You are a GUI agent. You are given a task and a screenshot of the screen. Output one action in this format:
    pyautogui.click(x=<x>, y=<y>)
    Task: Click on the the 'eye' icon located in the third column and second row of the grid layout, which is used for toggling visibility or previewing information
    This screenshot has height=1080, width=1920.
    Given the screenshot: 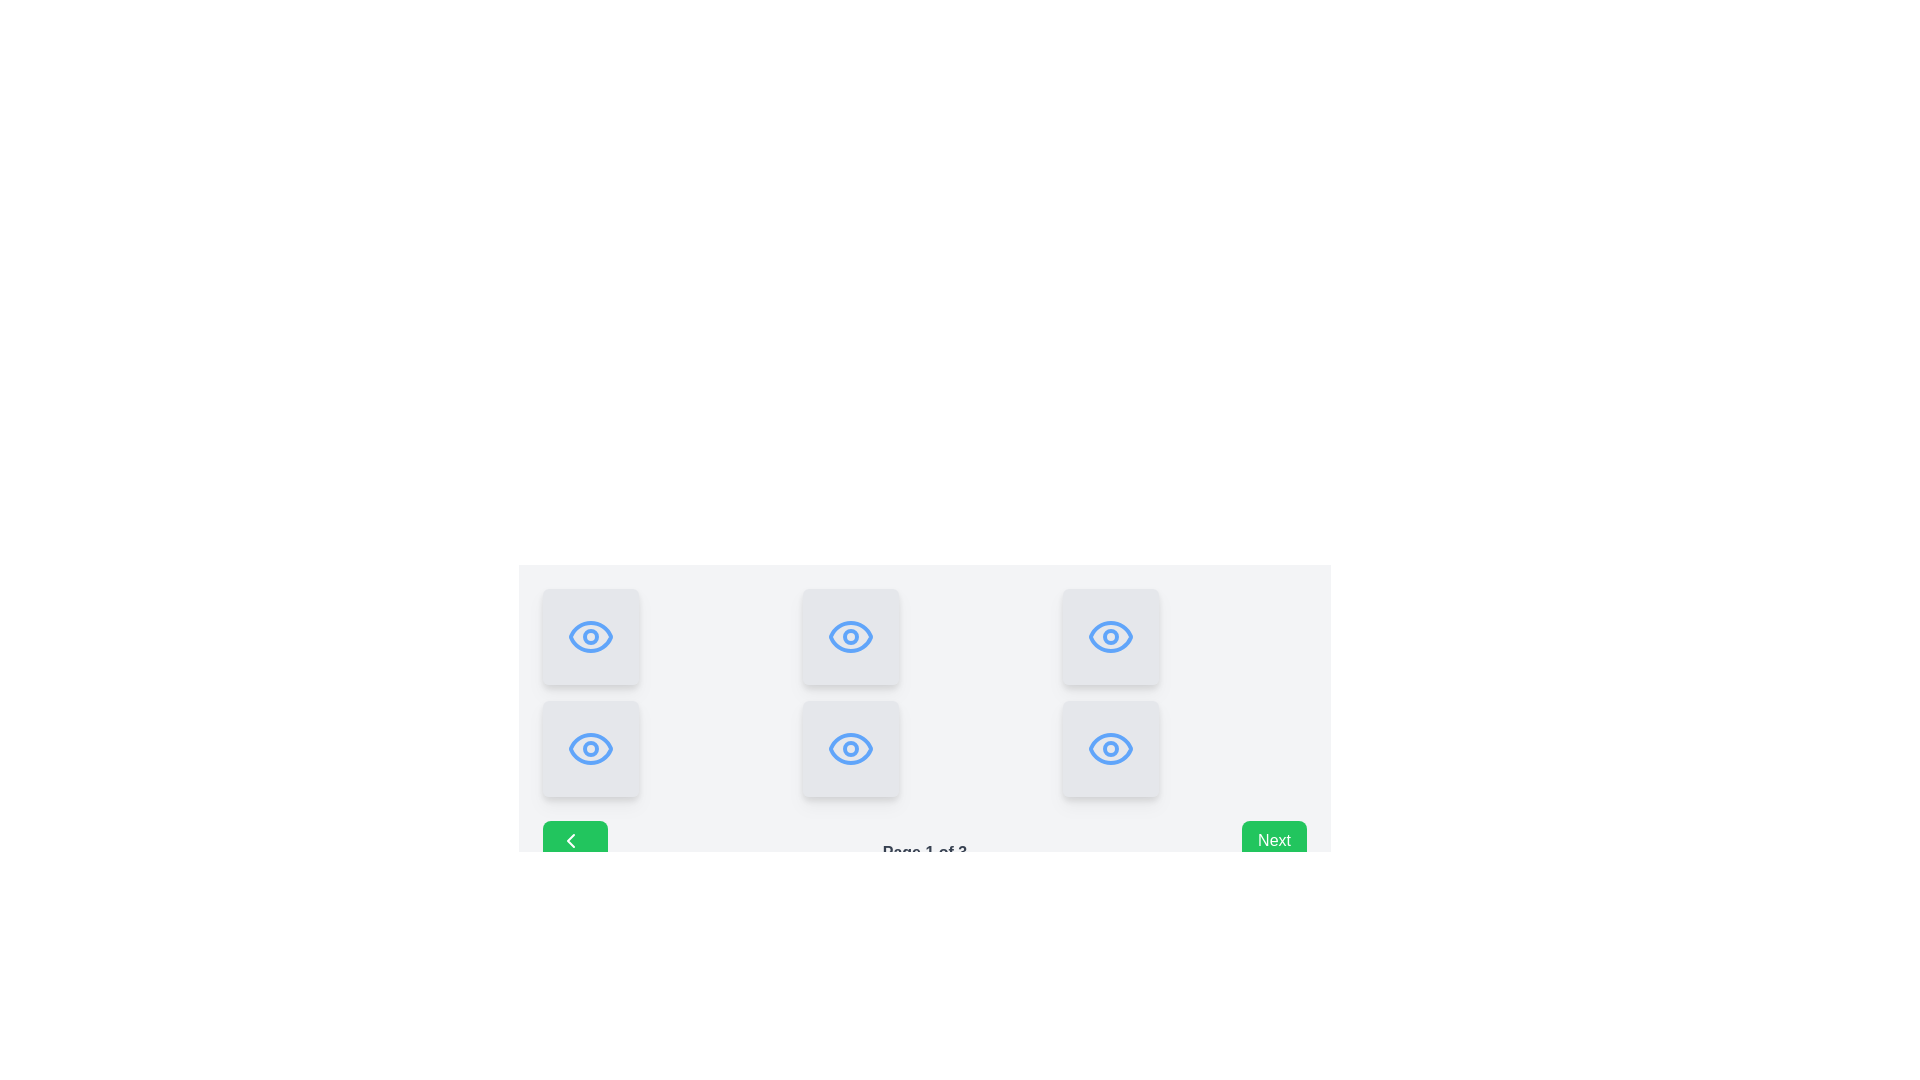 What is the action you would take?
    pyautogui.click(x=1109, y=636)
    